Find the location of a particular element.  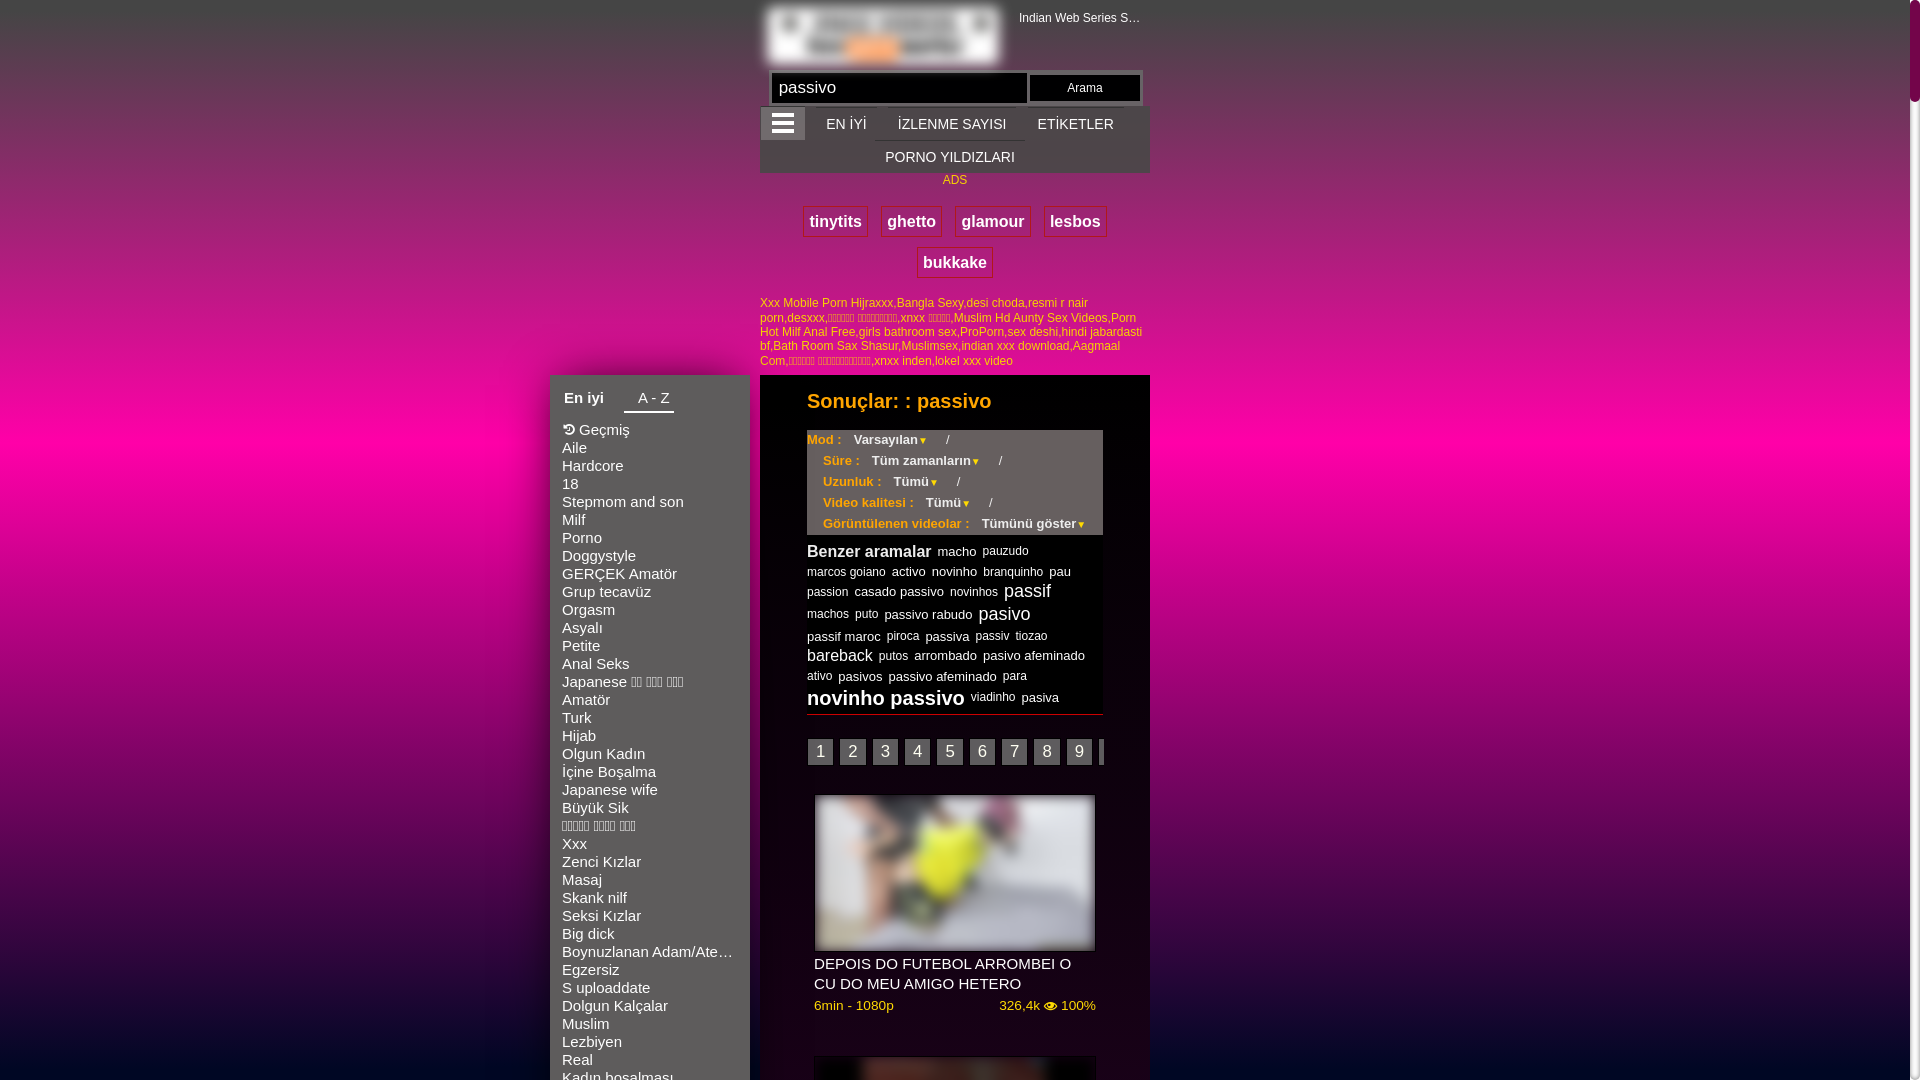

'passion' is located at coordinates (806, 590).